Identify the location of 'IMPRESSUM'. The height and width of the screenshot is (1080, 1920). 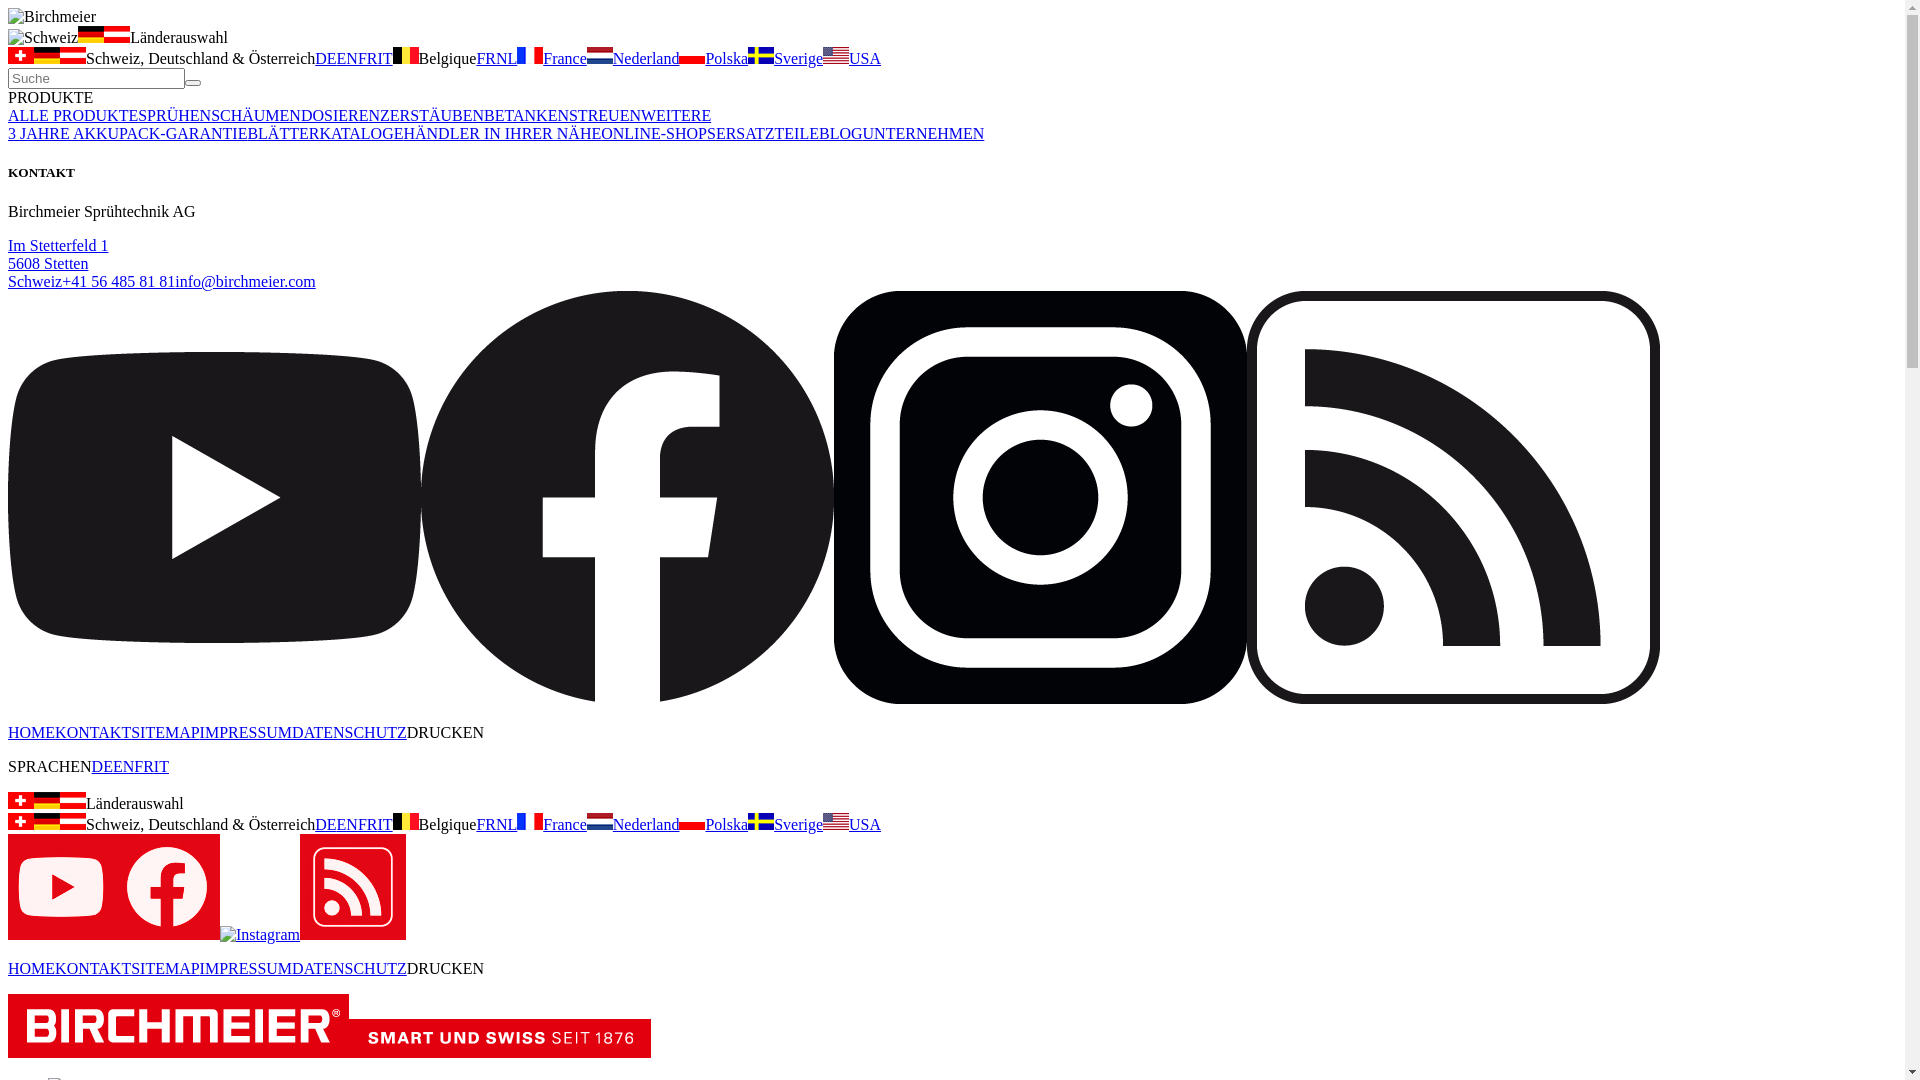
(244, 967).